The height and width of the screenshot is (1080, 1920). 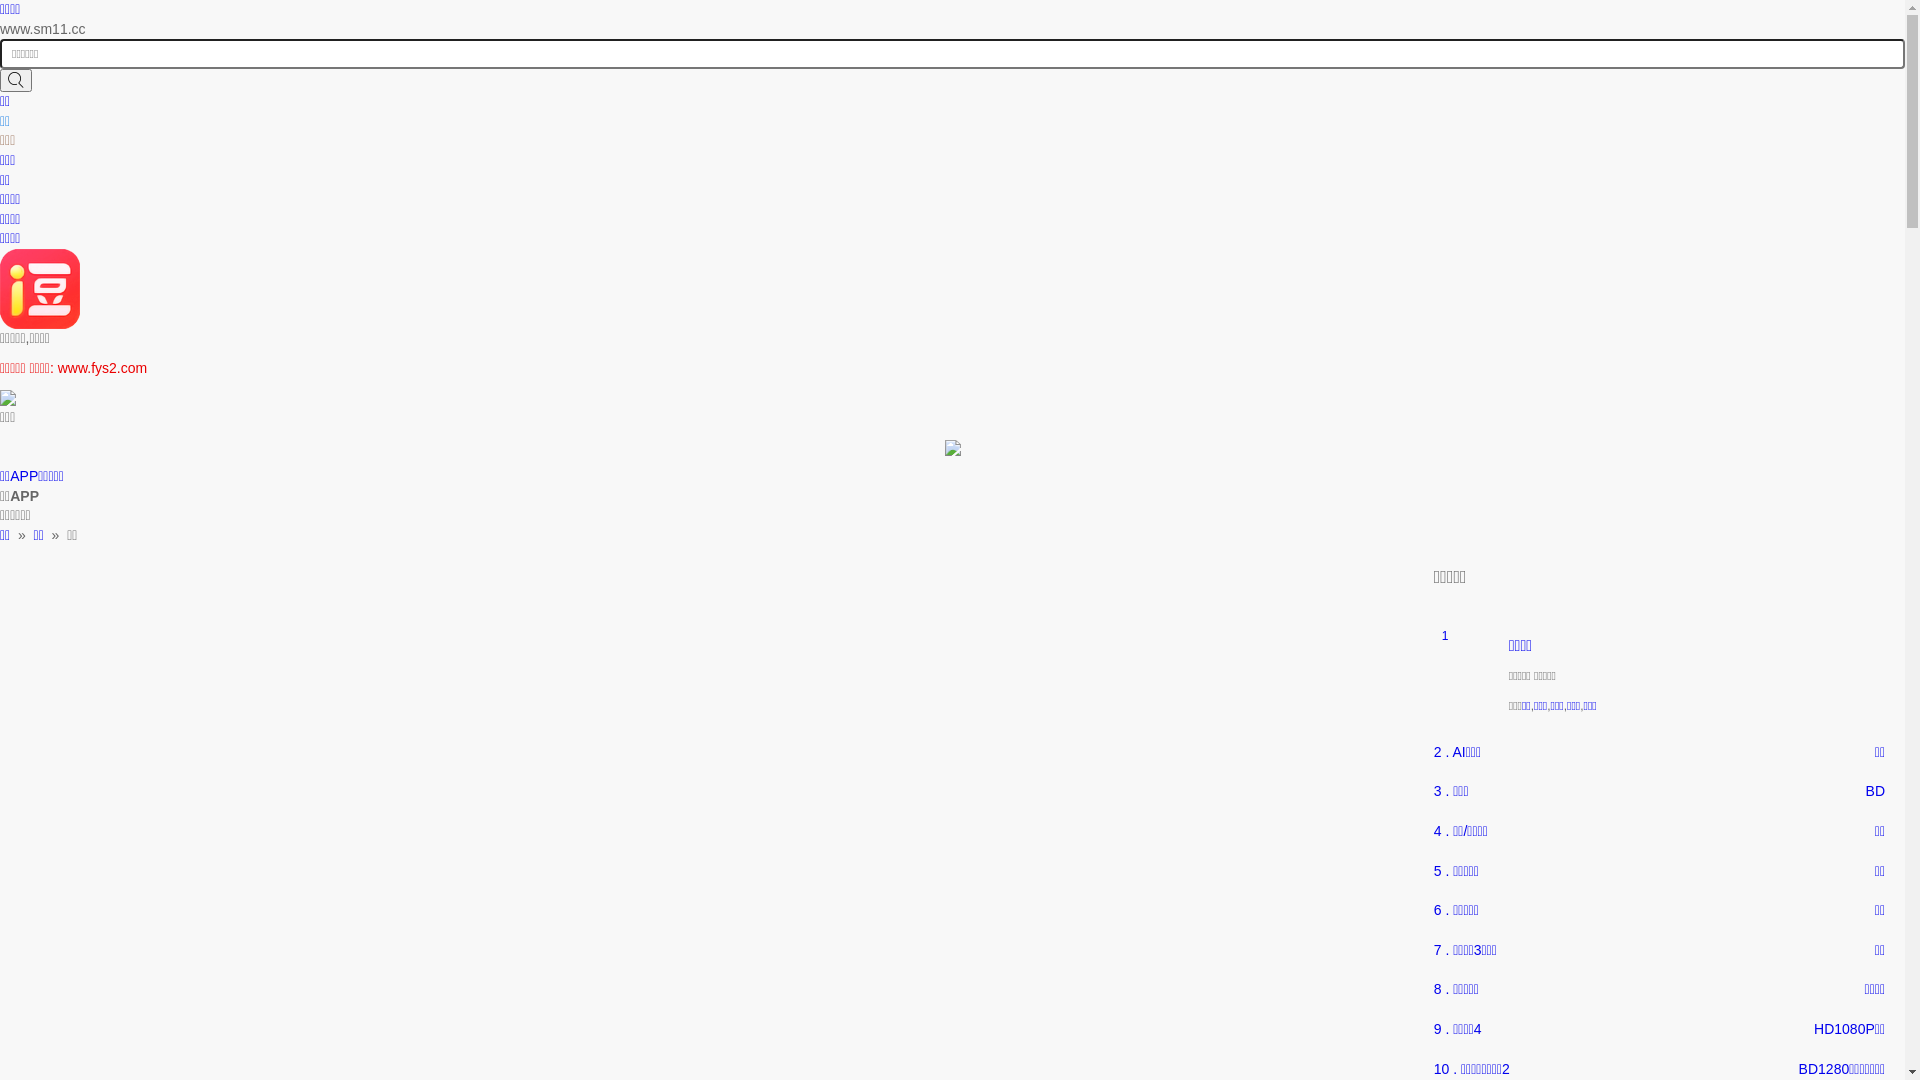 What do you see at coordinates (1466, 674) in the screenshot?
I see `'1'` at bounding box center [1466, 674].